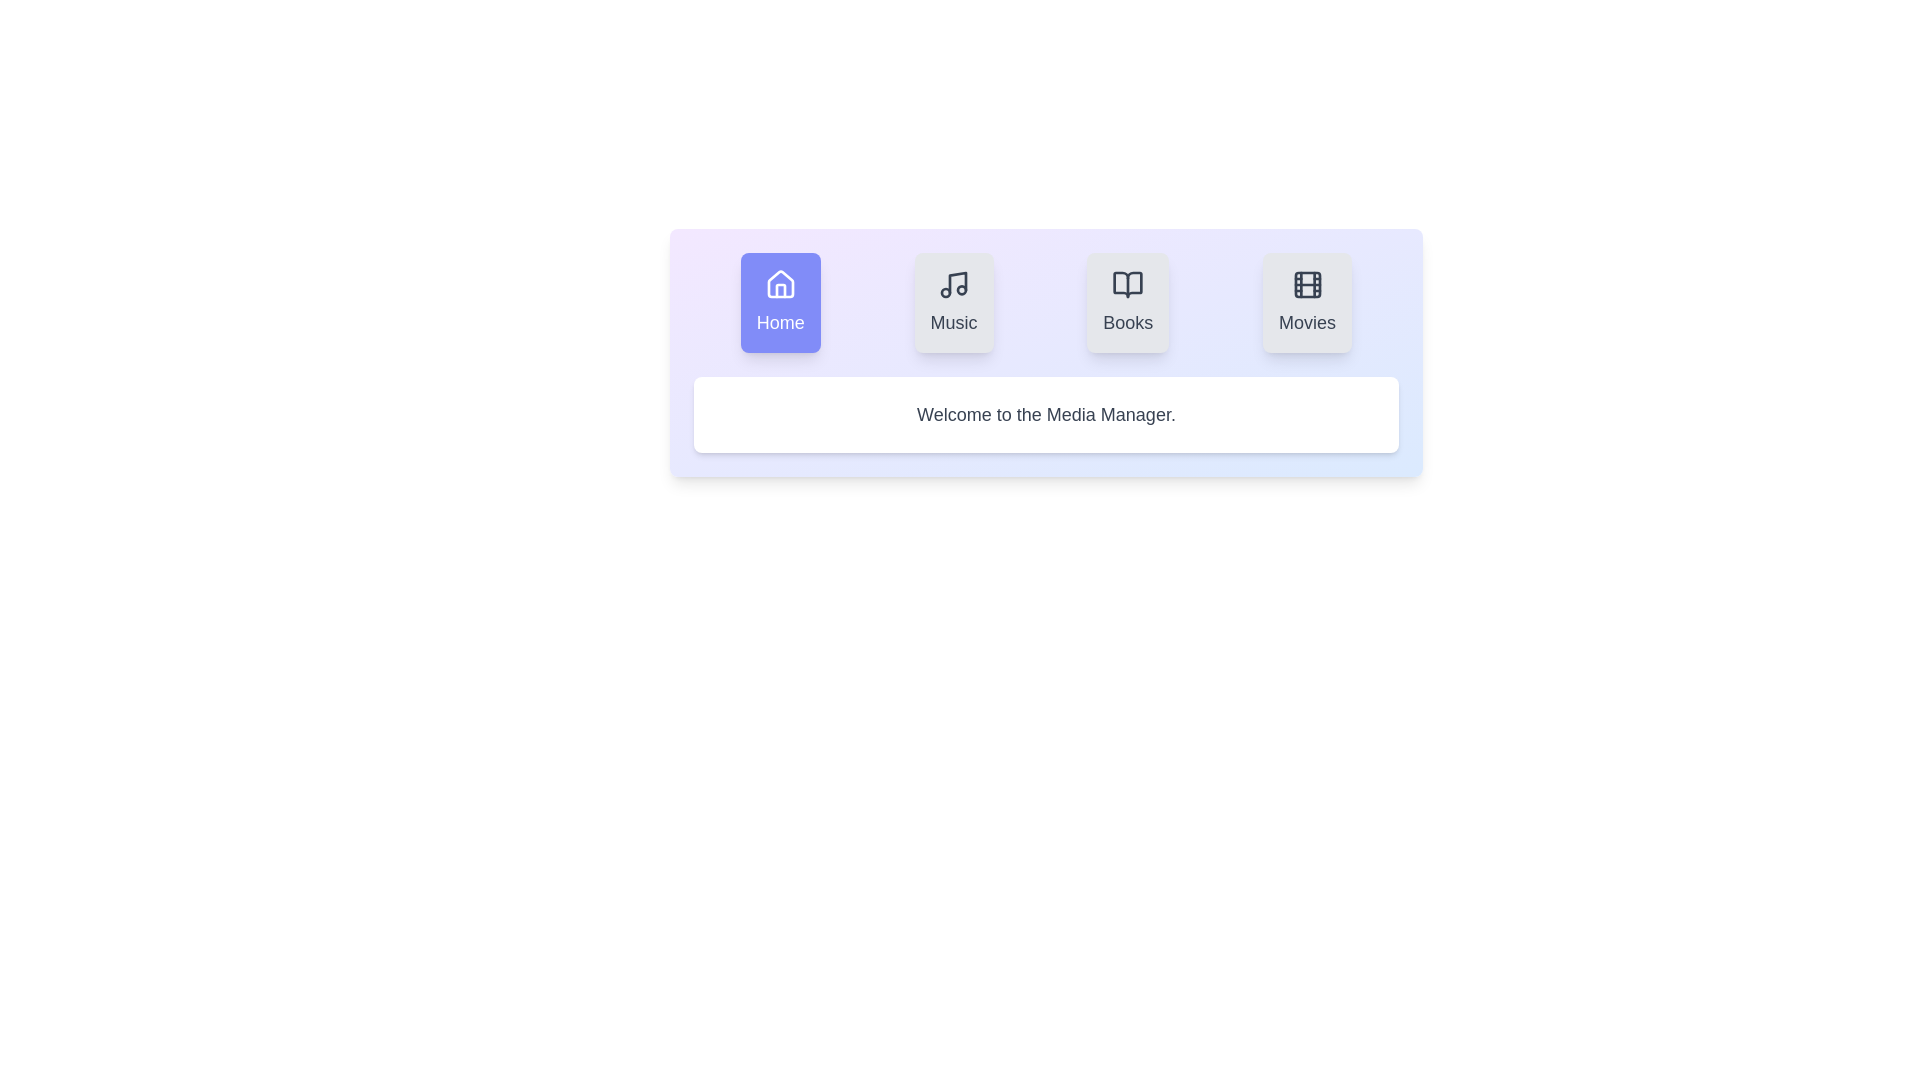 The height and width of the screenshot is (1080, 1920). What do you see at coordinates (1307, 303) in the screenshot?
I see `the Movies tab to observe its hover effect` at bounding box center [1307, 303].